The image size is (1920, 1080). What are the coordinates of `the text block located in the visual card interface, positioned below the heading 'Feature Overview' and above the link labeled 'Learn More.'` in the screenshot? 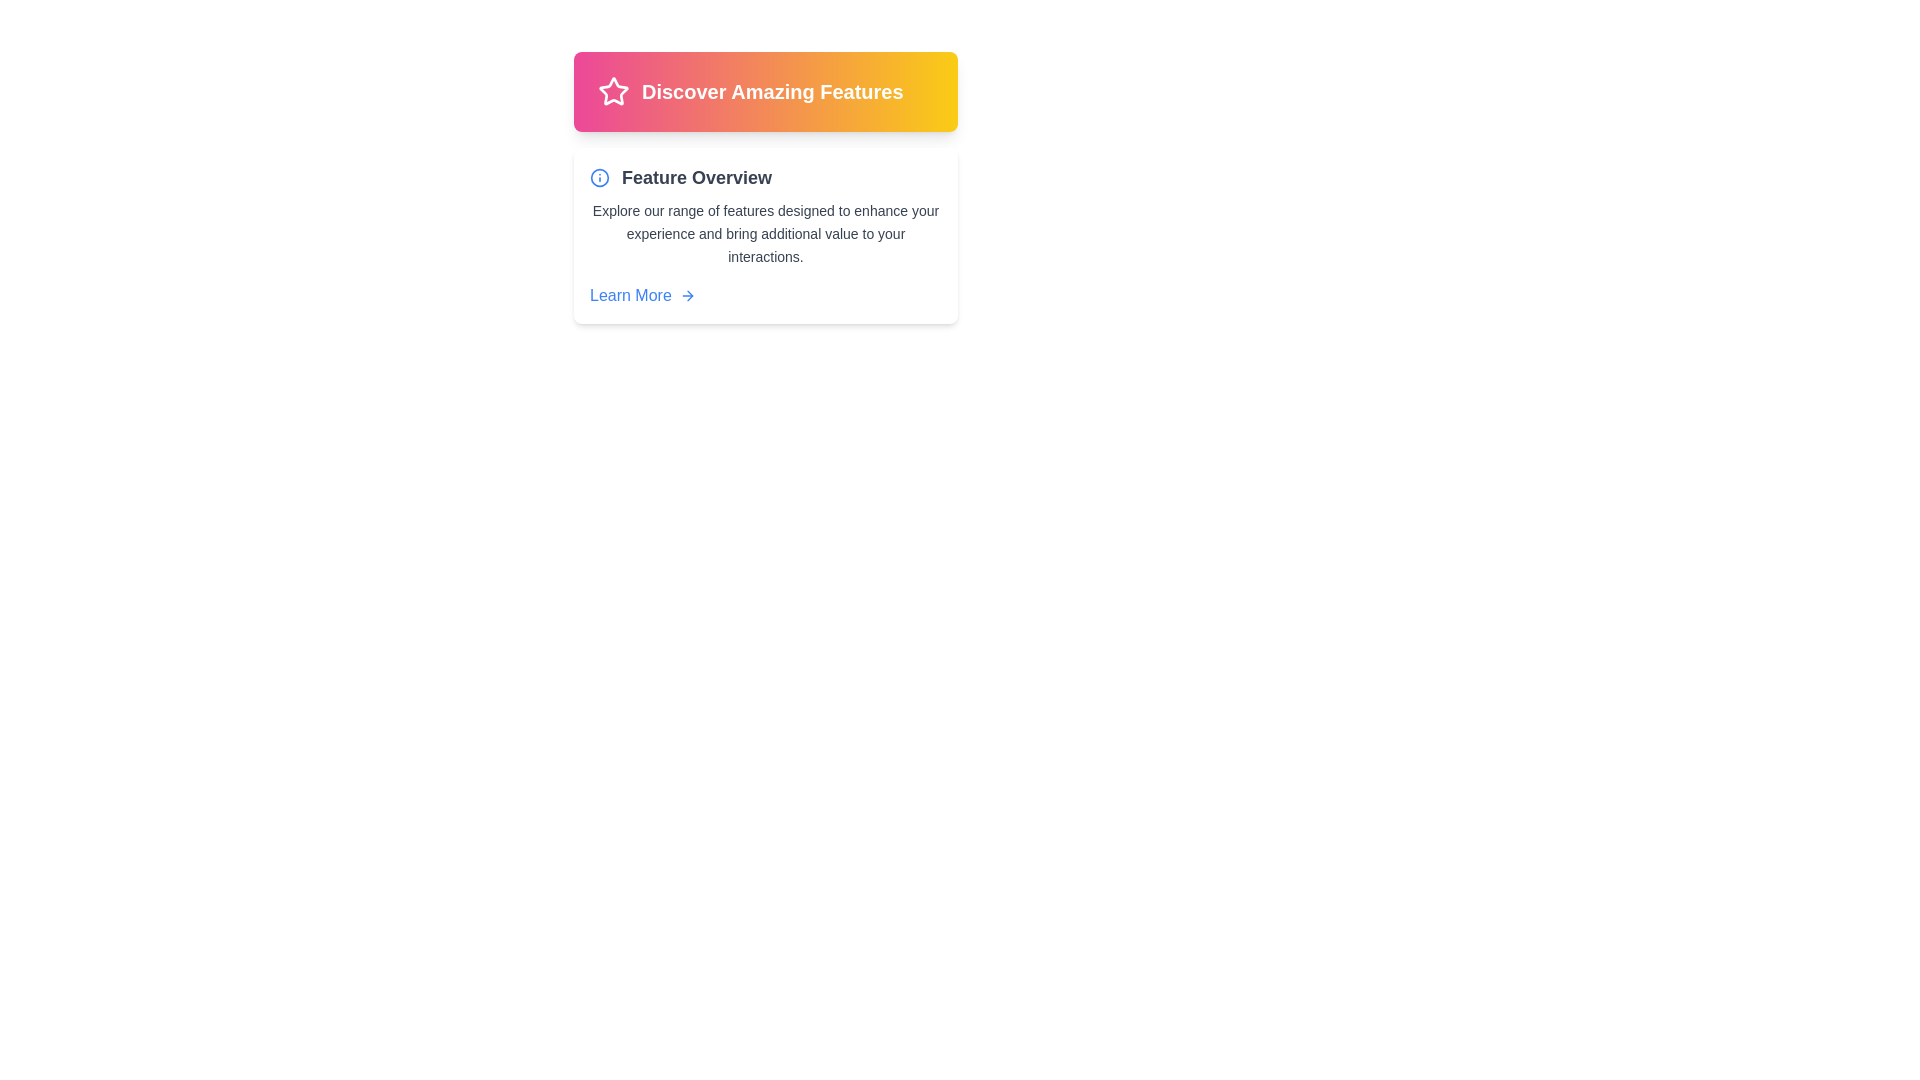 It's located at (765, 233).